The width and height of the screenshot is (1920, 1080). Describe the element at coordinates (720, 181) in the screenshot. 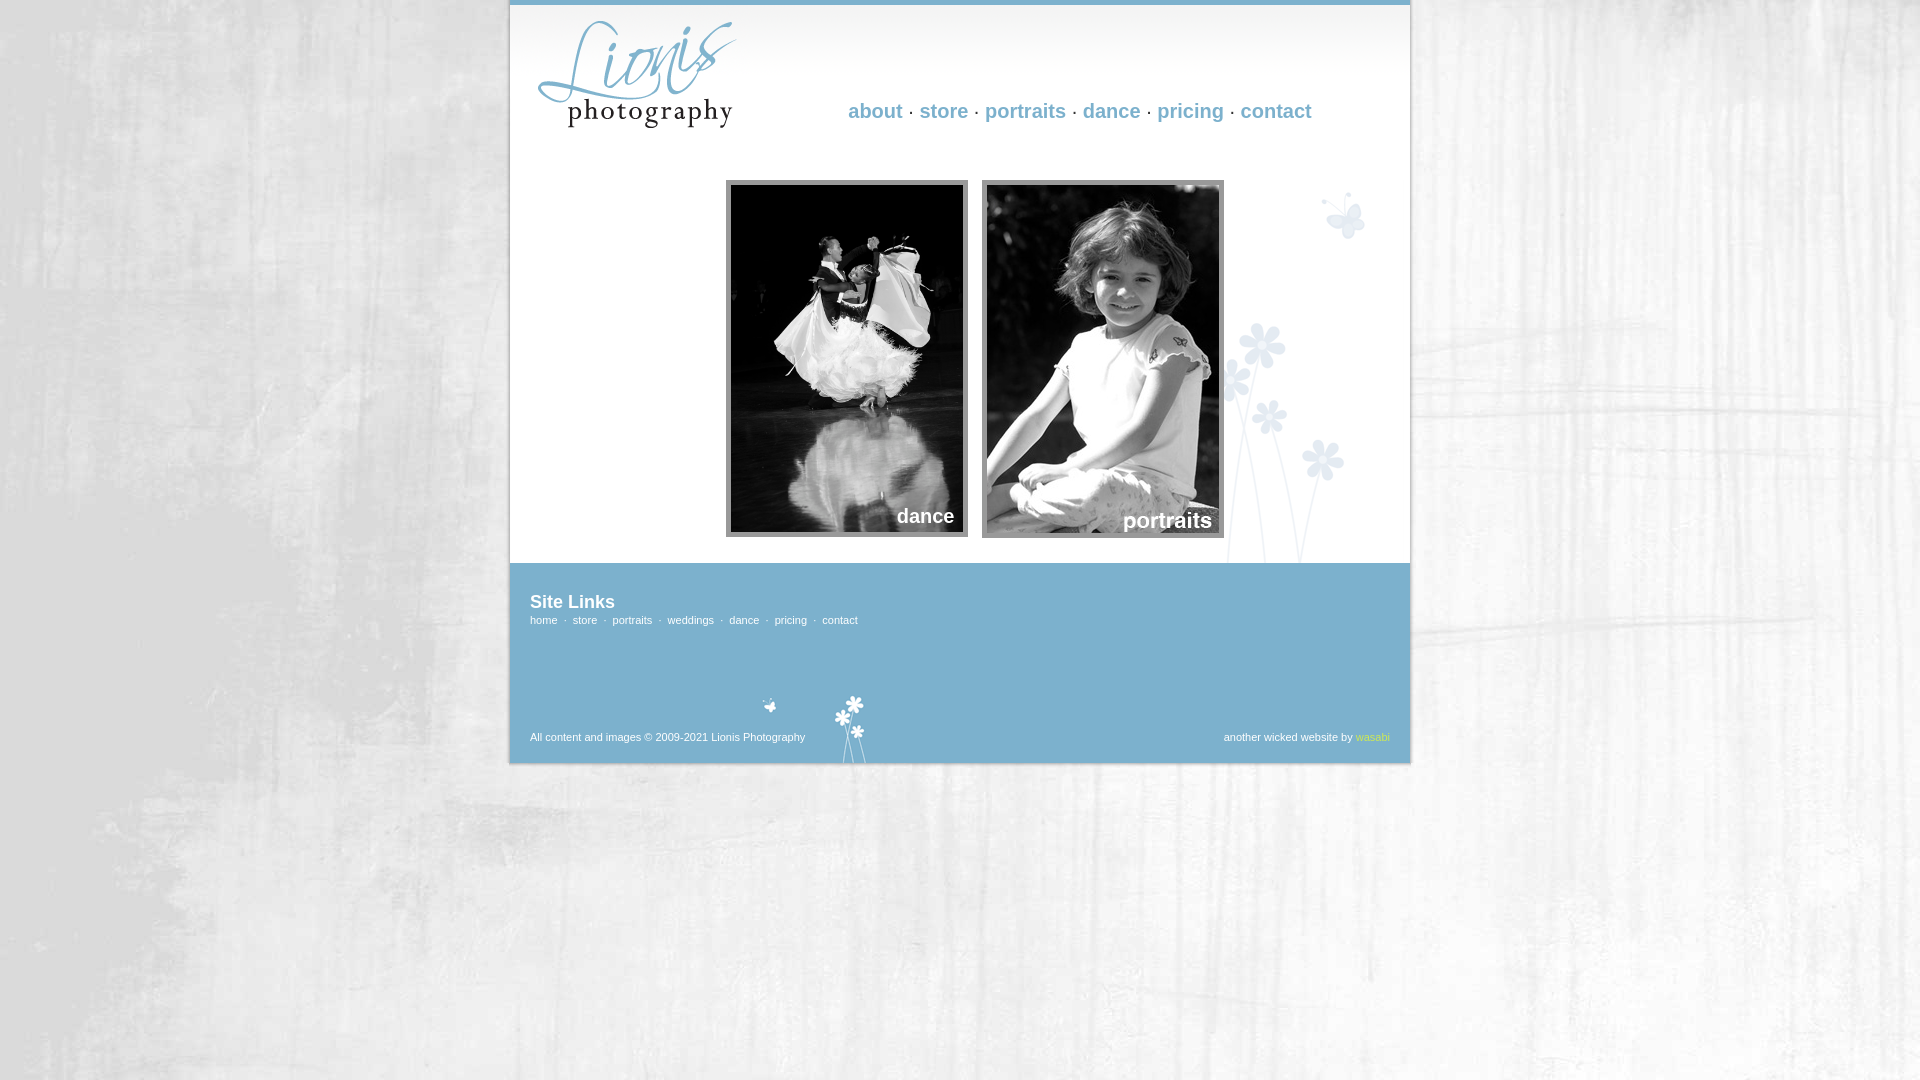

I see `'dance'` at that location.